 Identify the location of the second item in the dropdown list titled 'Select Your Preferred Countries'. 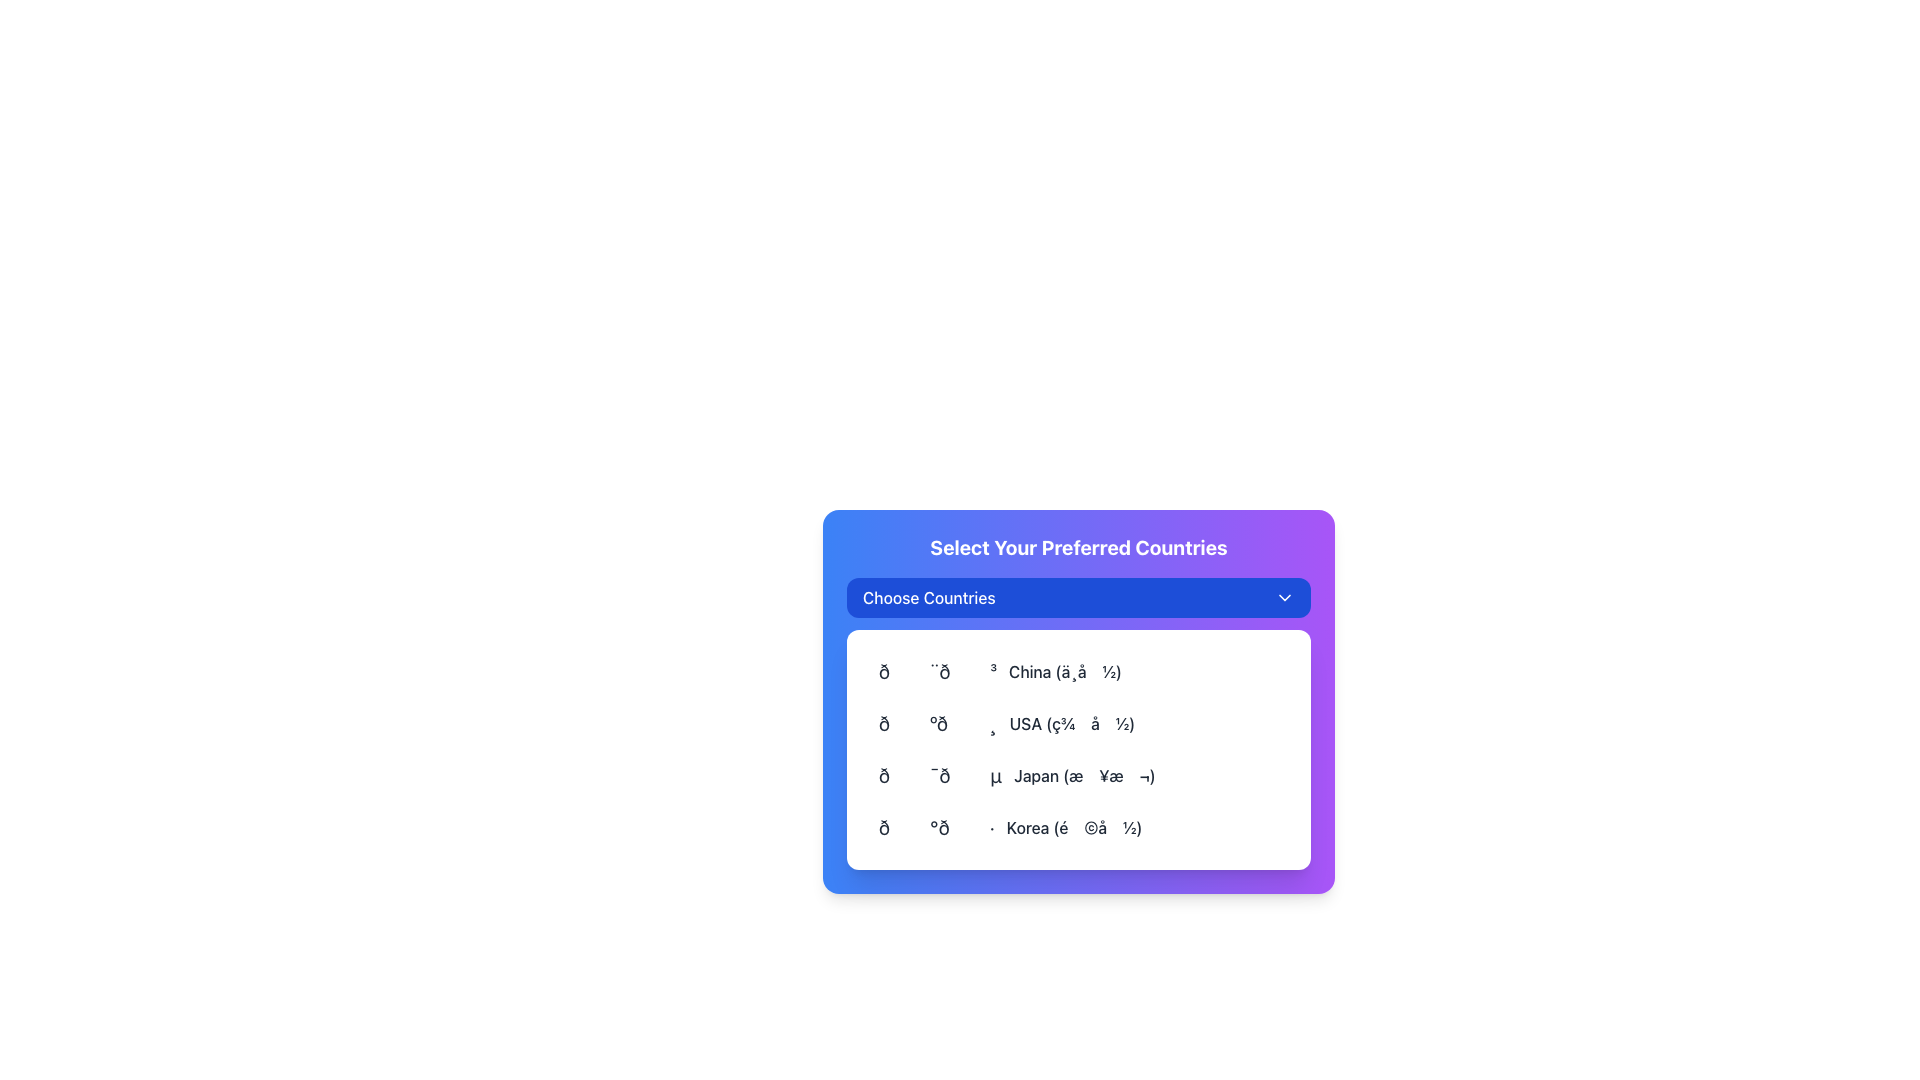
(1078, 701).